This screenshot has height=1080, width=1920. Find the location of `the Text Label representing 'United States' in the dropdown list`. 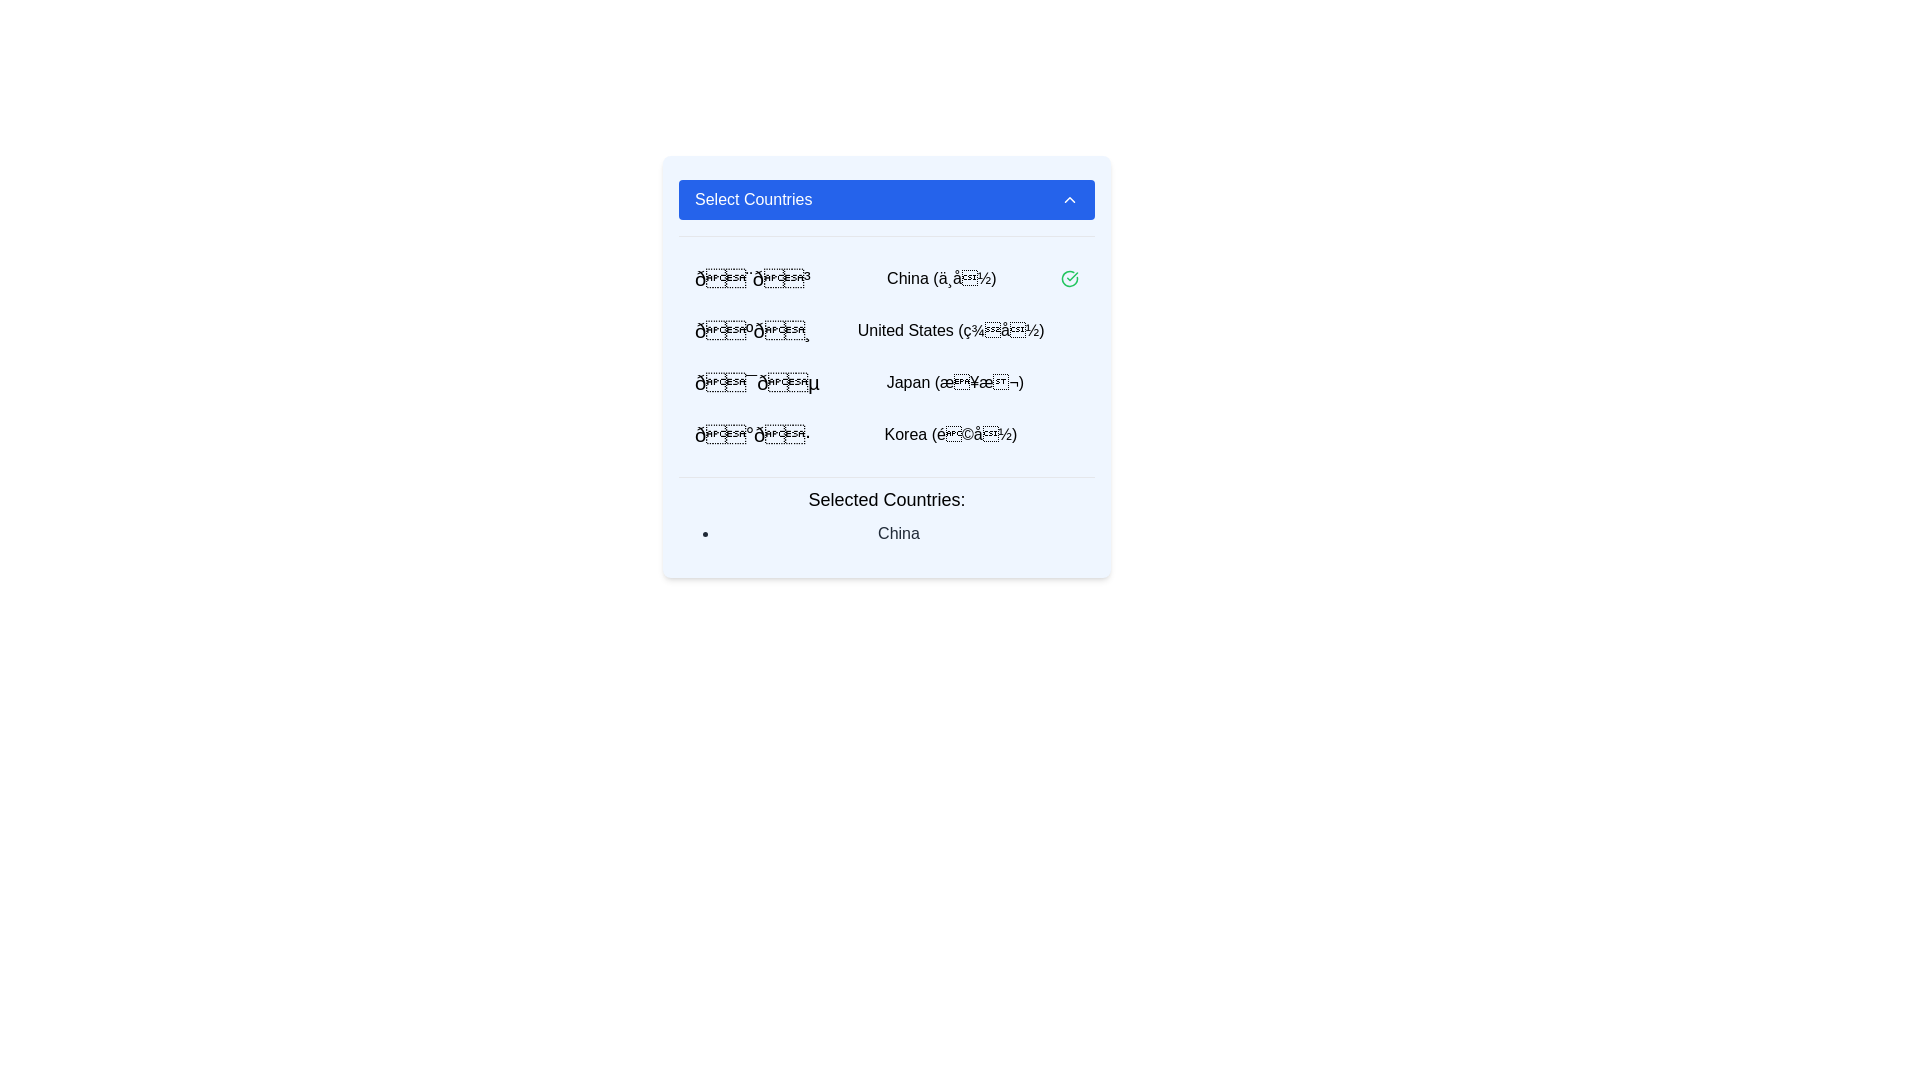

the Text Label representing 'United States' in the dropdown list is located at coordinates (950, 330).